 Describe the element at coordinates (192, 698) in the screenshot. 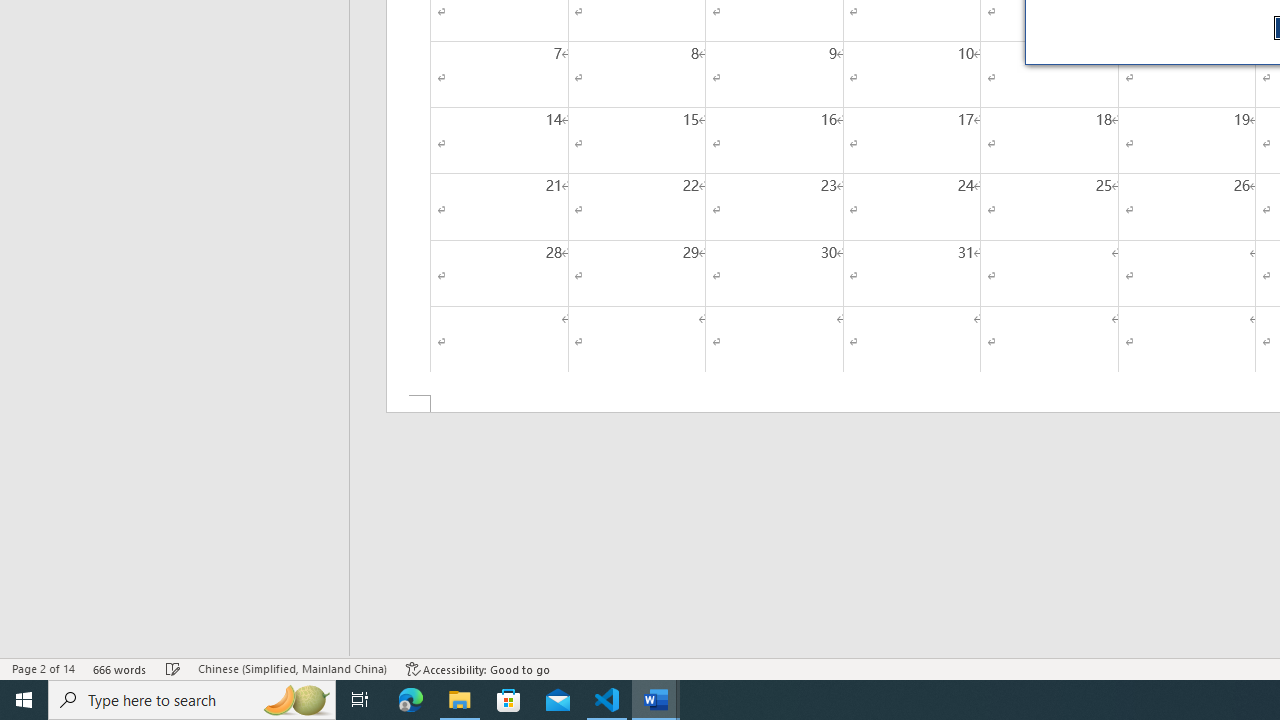

I see `'Type here to search'` at that location.